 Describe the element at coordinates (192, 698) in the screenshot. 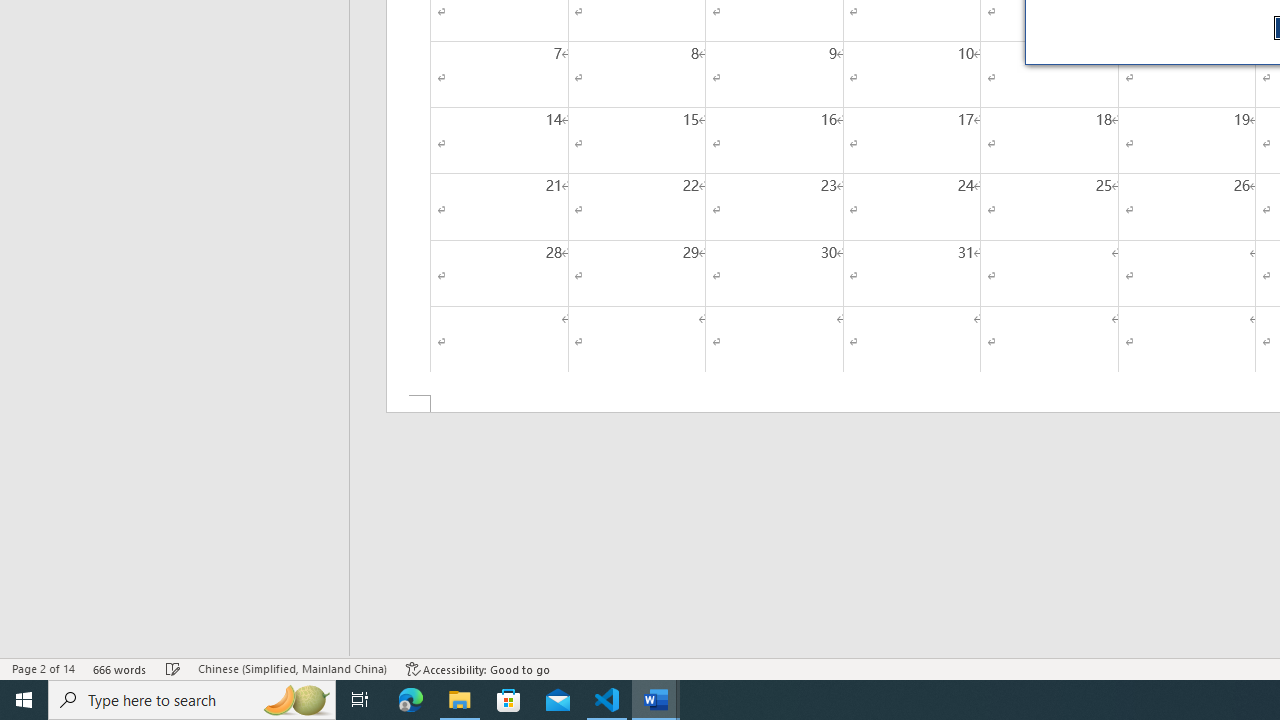

I see `'Type here to search'` at that location.